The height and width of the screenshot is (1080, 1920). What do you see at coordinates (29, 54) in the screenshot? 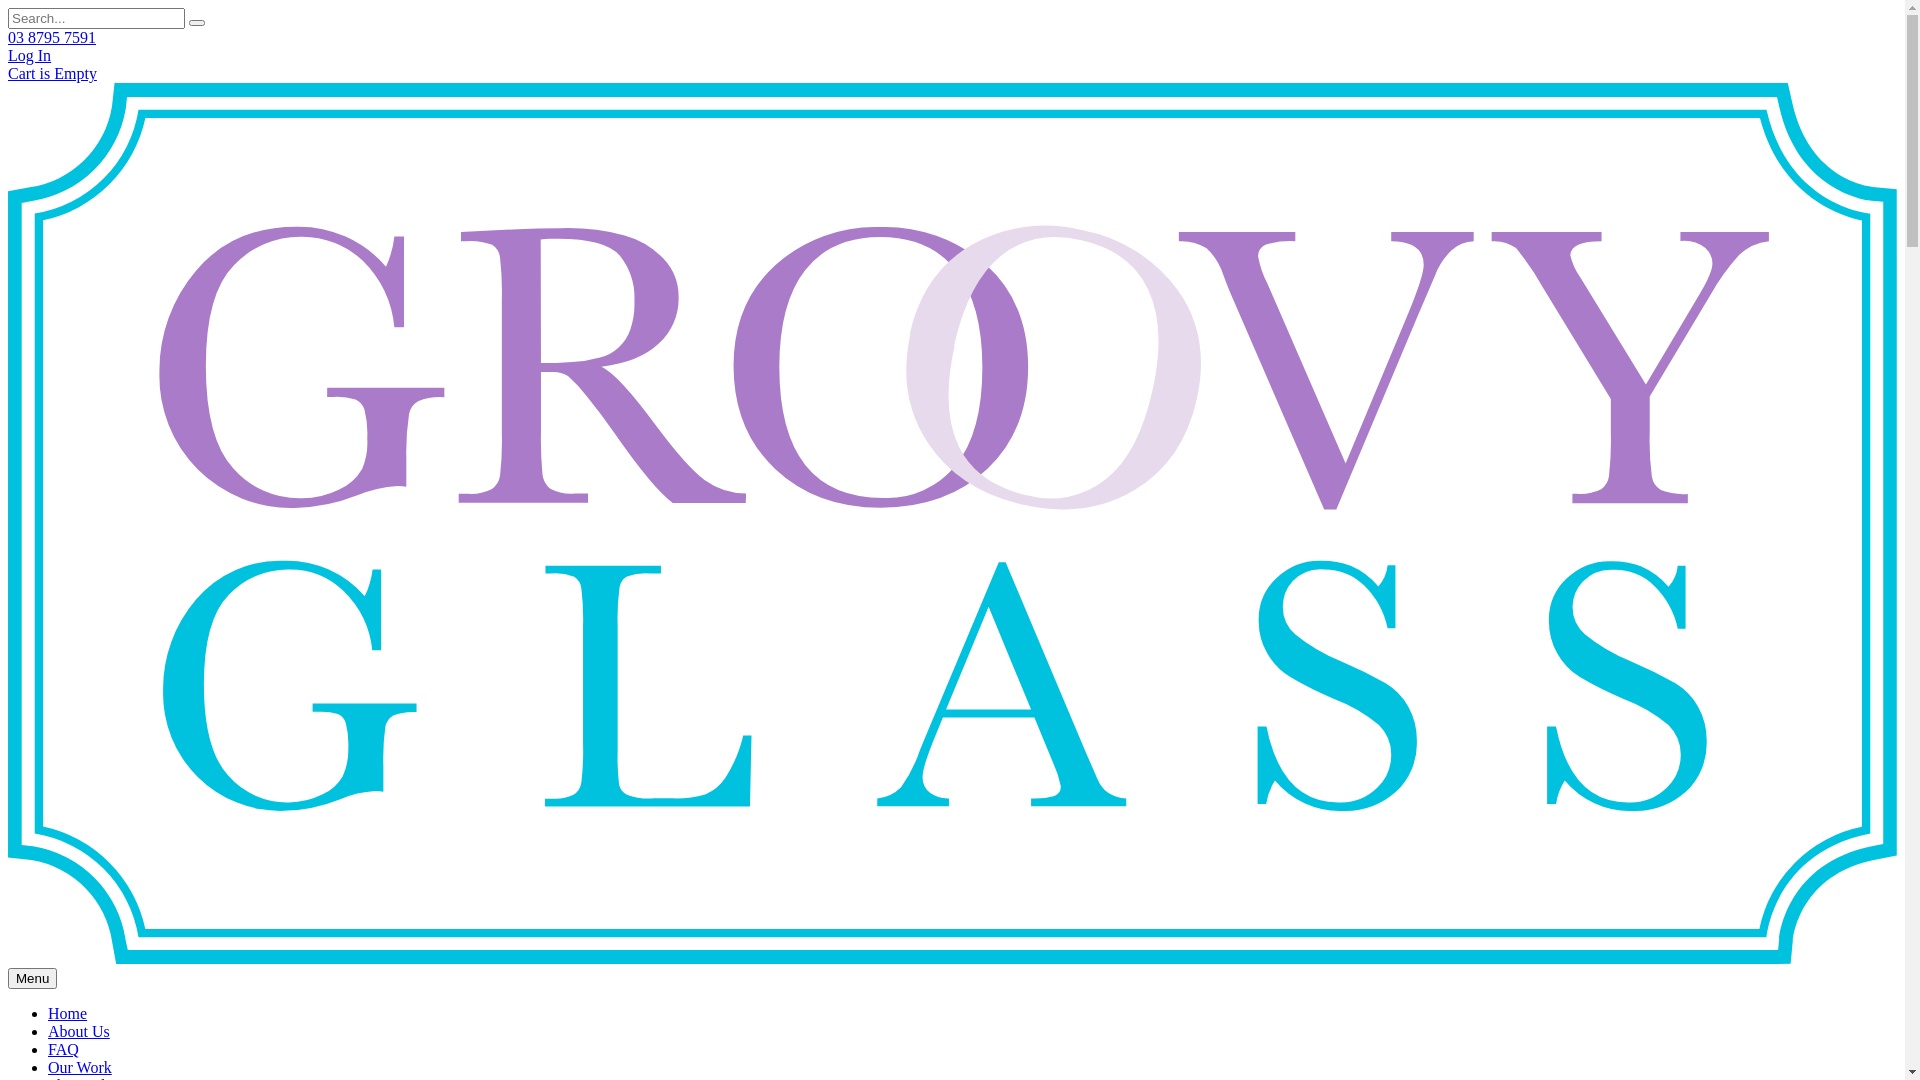
I see `'Log In'` at bounding box center [29, 54].